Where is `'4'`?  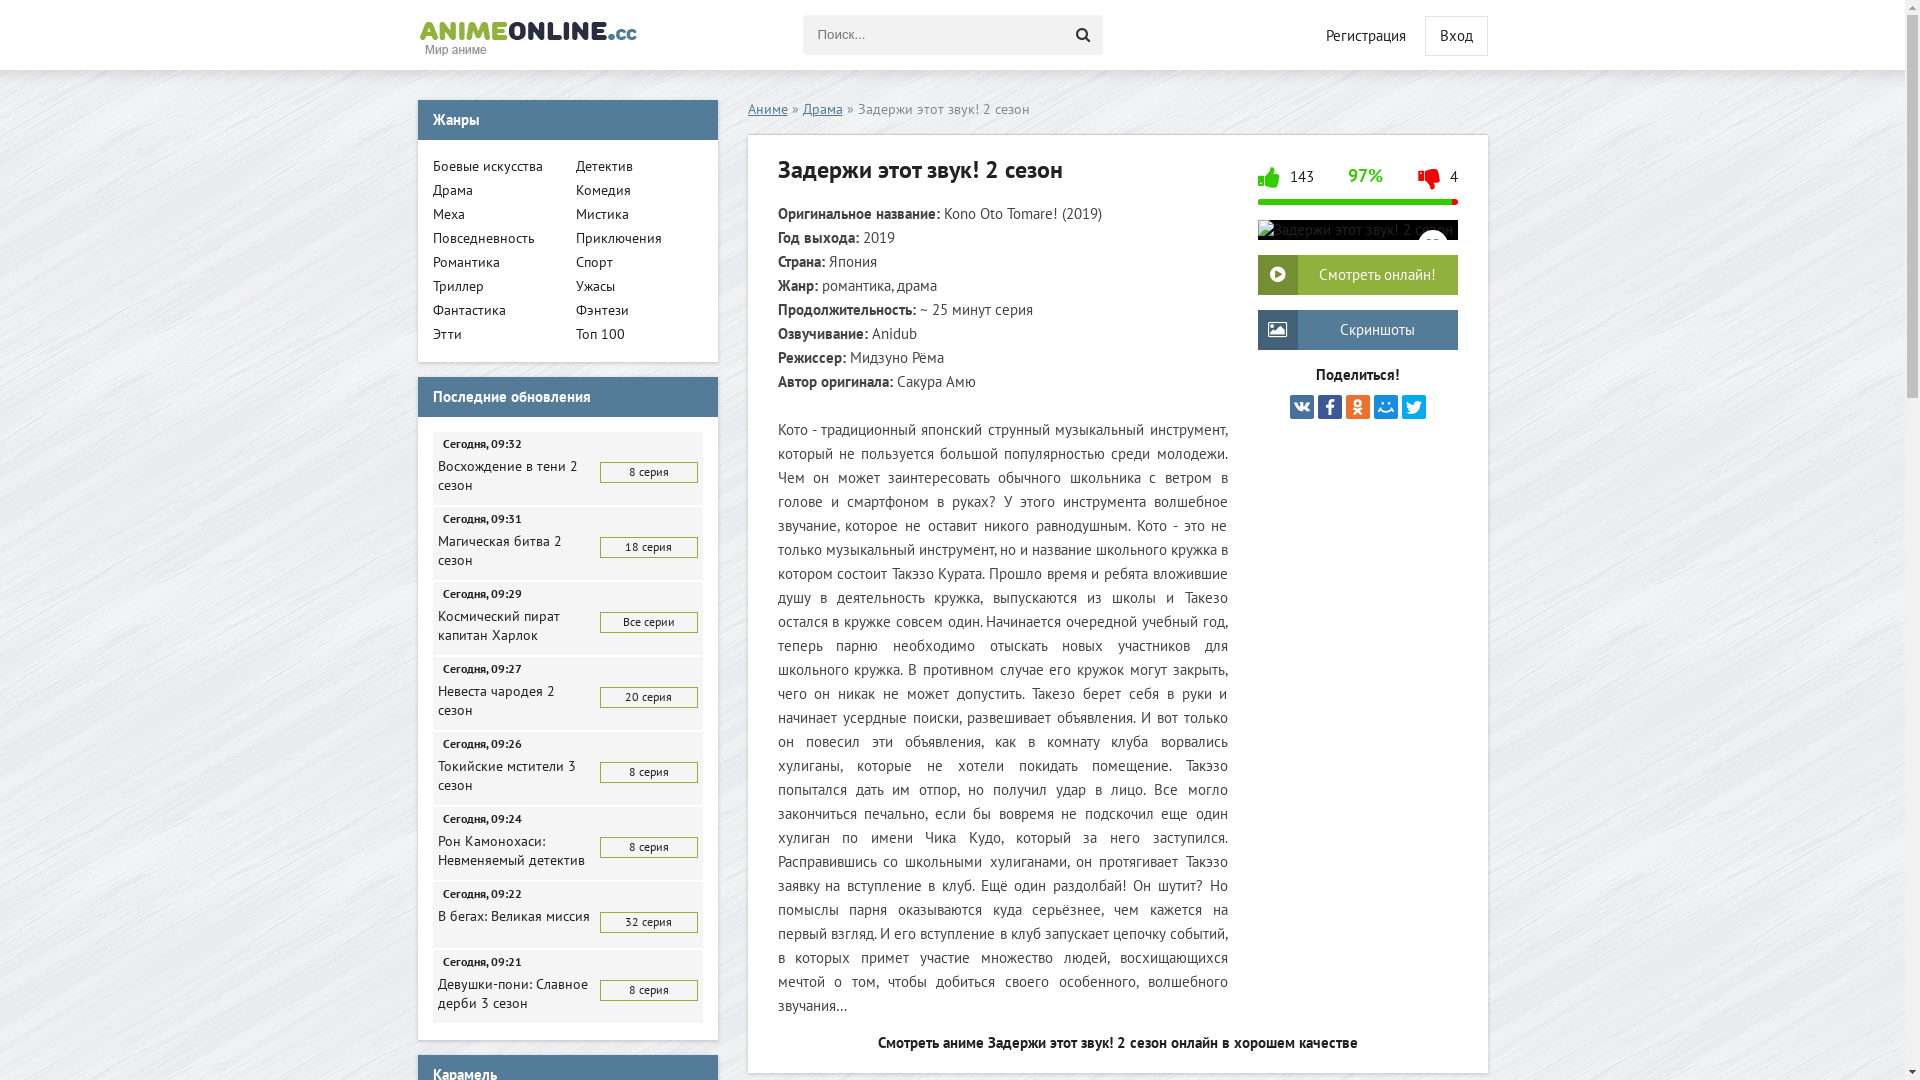 '4' is located at coordinates (1437, 185).